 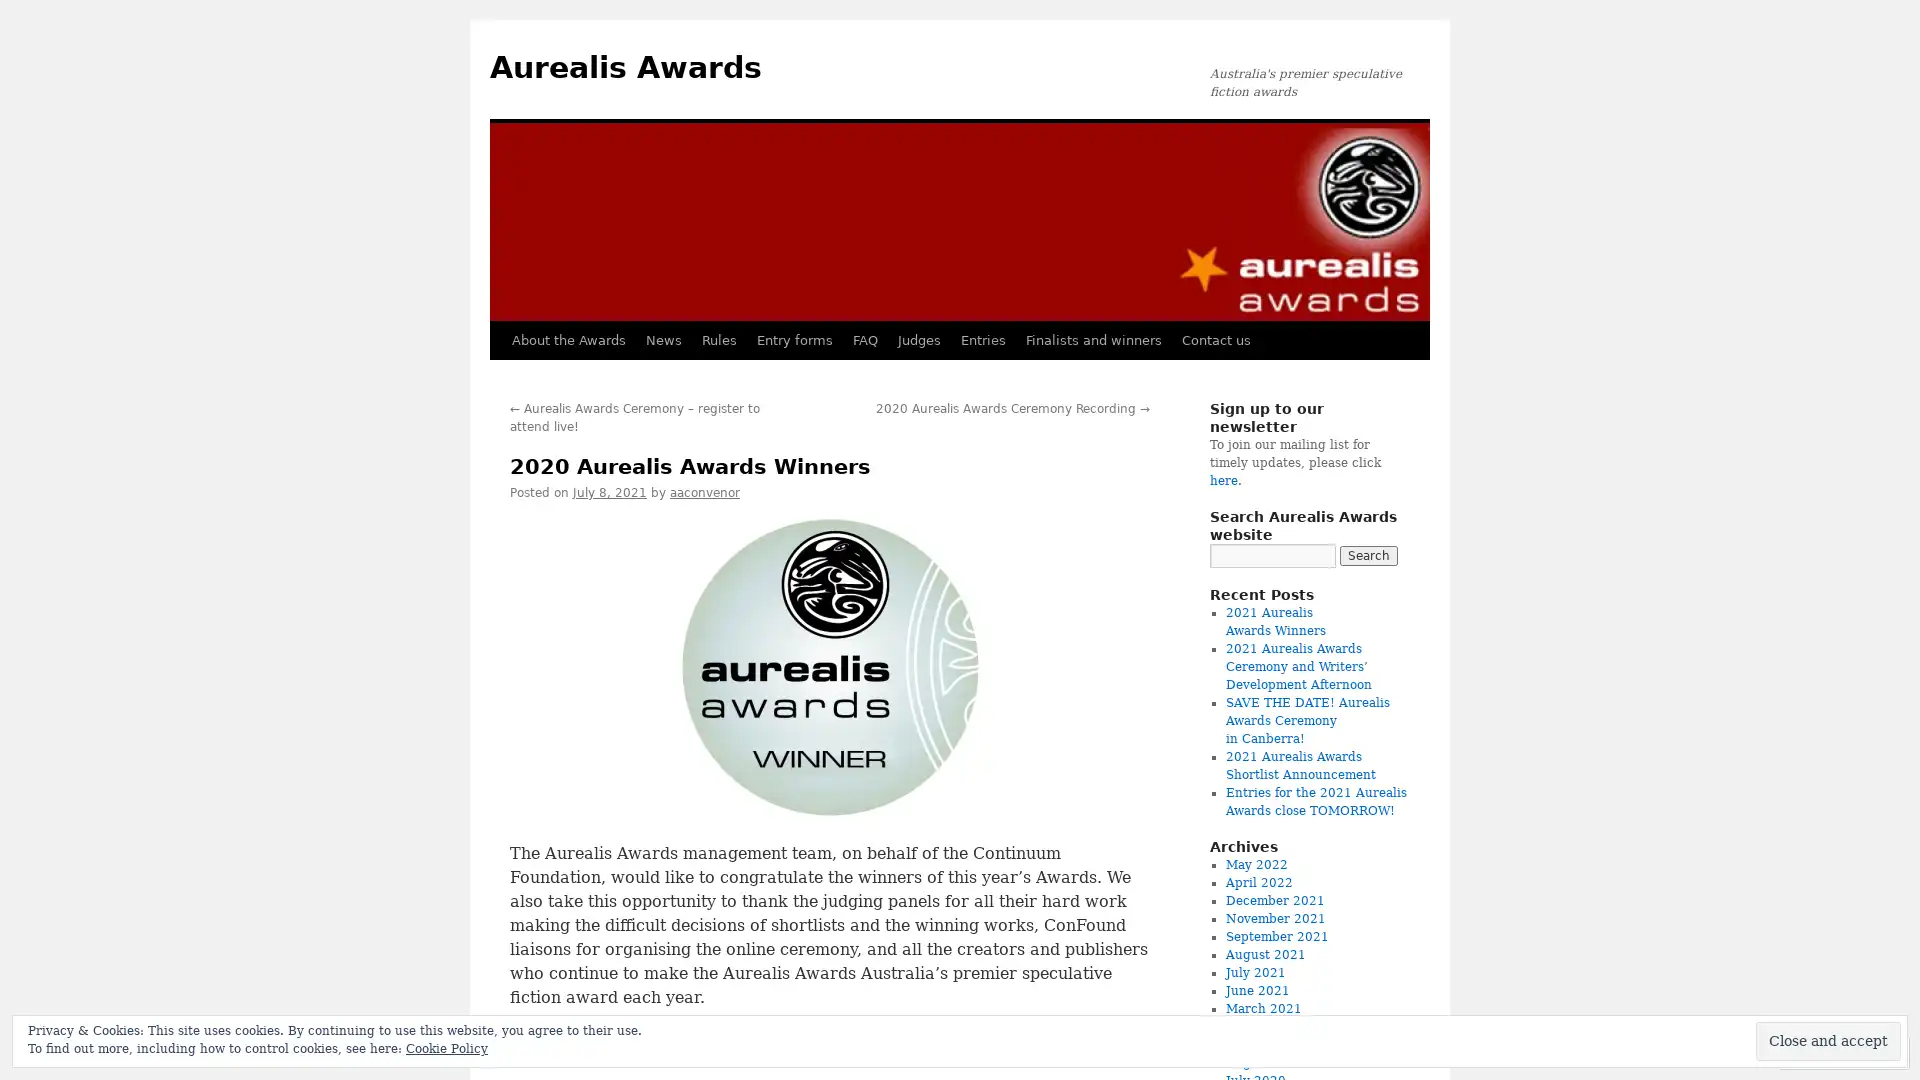 What do you see at coordinates (1367, 555) in the screenshot?
I see `Search` at bounding box center [1367, 555].